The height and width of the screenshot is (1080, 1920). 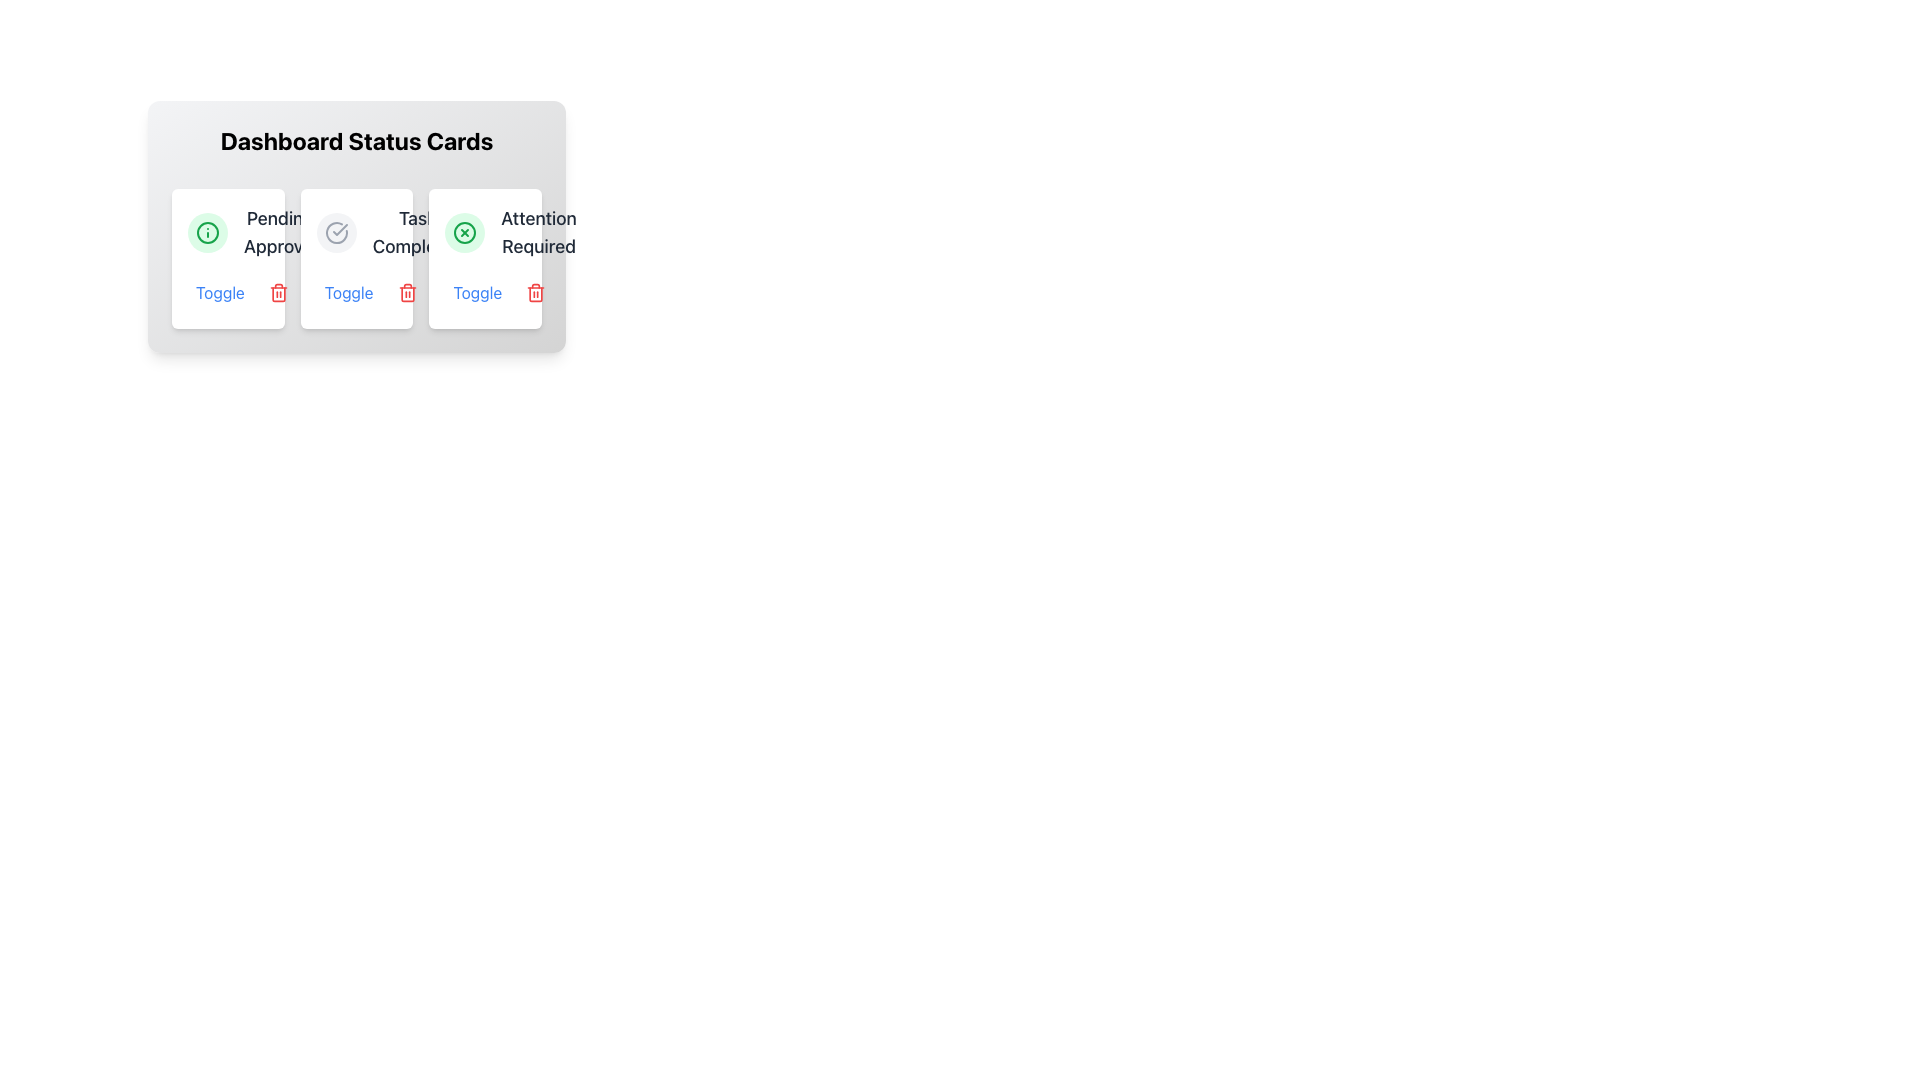 What do you see at coordinates (336, 231) in the screenshot?
I see `the circular icon with a checkmark inside it, which is part of the 'Tasks Completed' card located in the second position of the Dashboard Status Cards` at bounding box center [336, 231].